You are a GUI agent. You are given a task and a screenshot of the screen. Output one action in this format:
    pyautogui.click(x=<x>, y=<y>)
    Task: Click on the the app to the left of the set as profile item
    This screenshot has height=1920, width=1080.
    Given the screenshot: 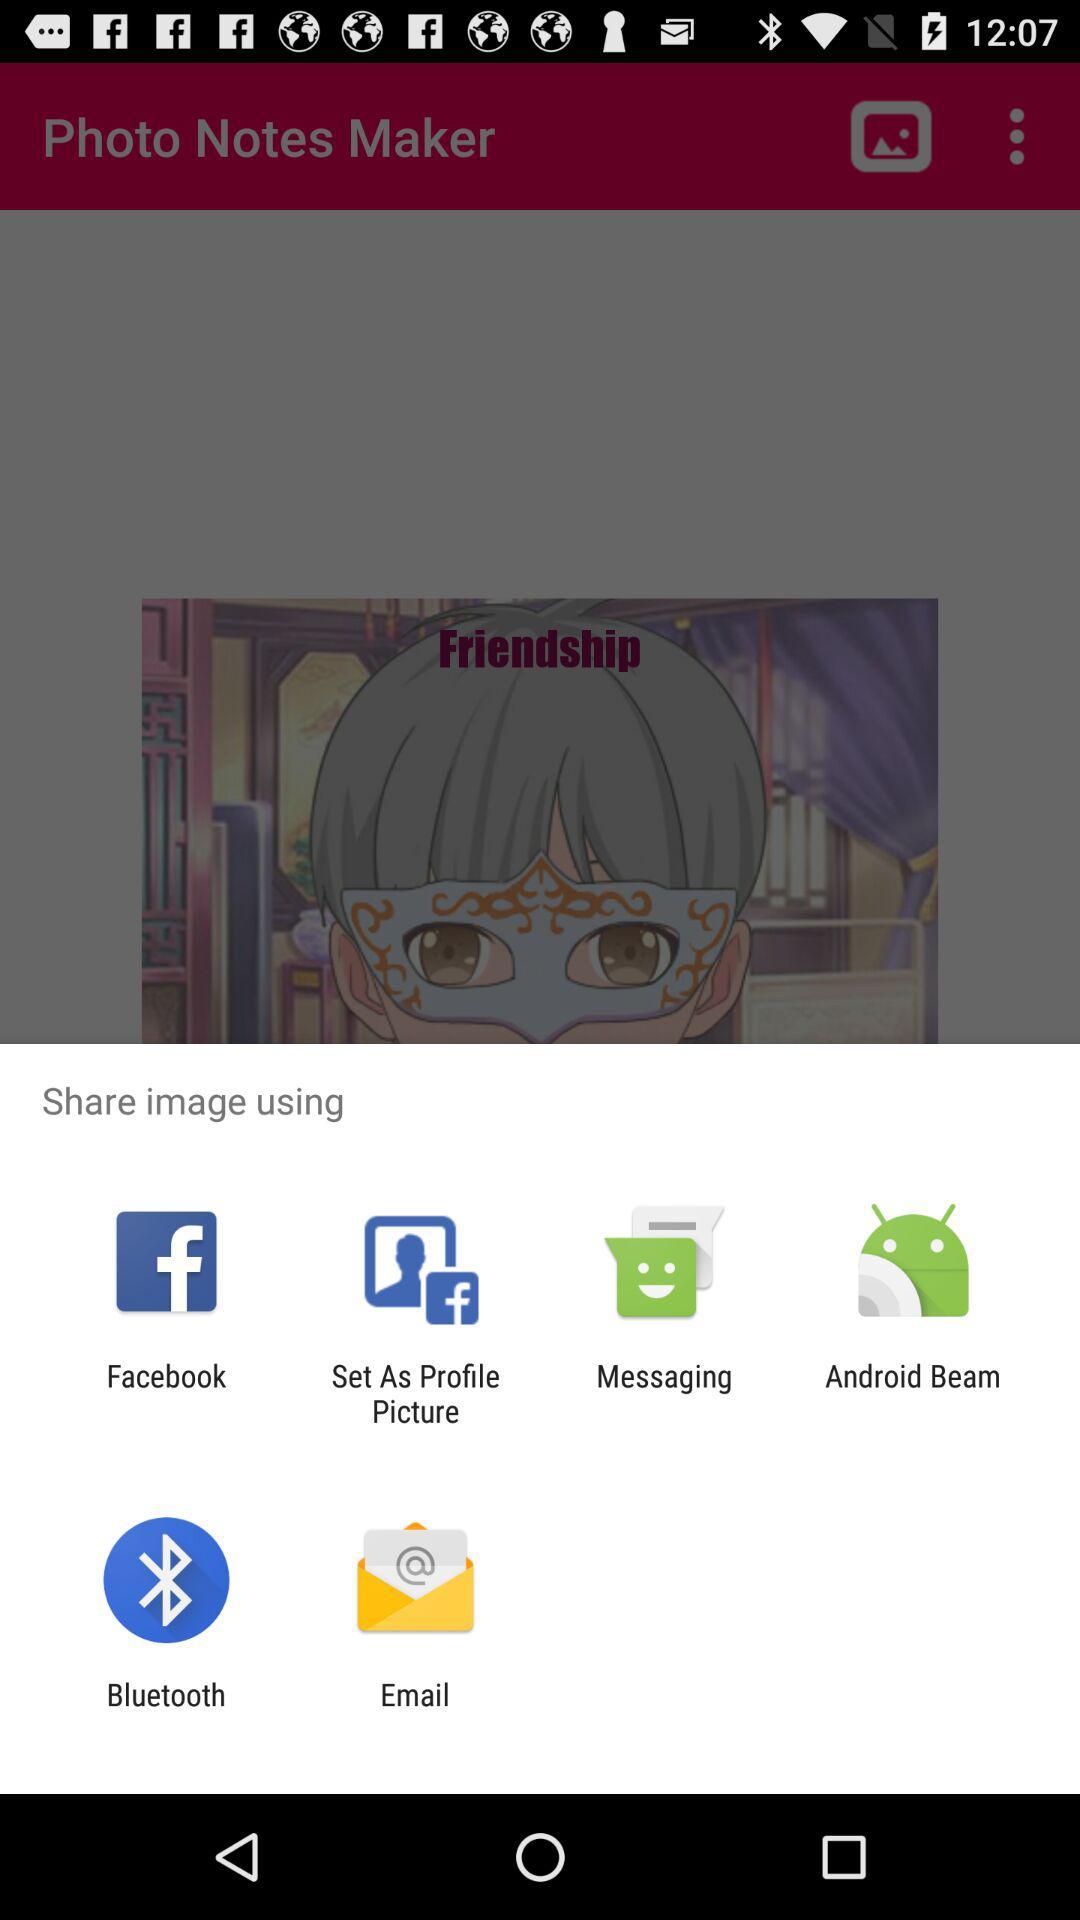 What is the action you would take?
    pyautogui.click(x=165, y=1392)
    